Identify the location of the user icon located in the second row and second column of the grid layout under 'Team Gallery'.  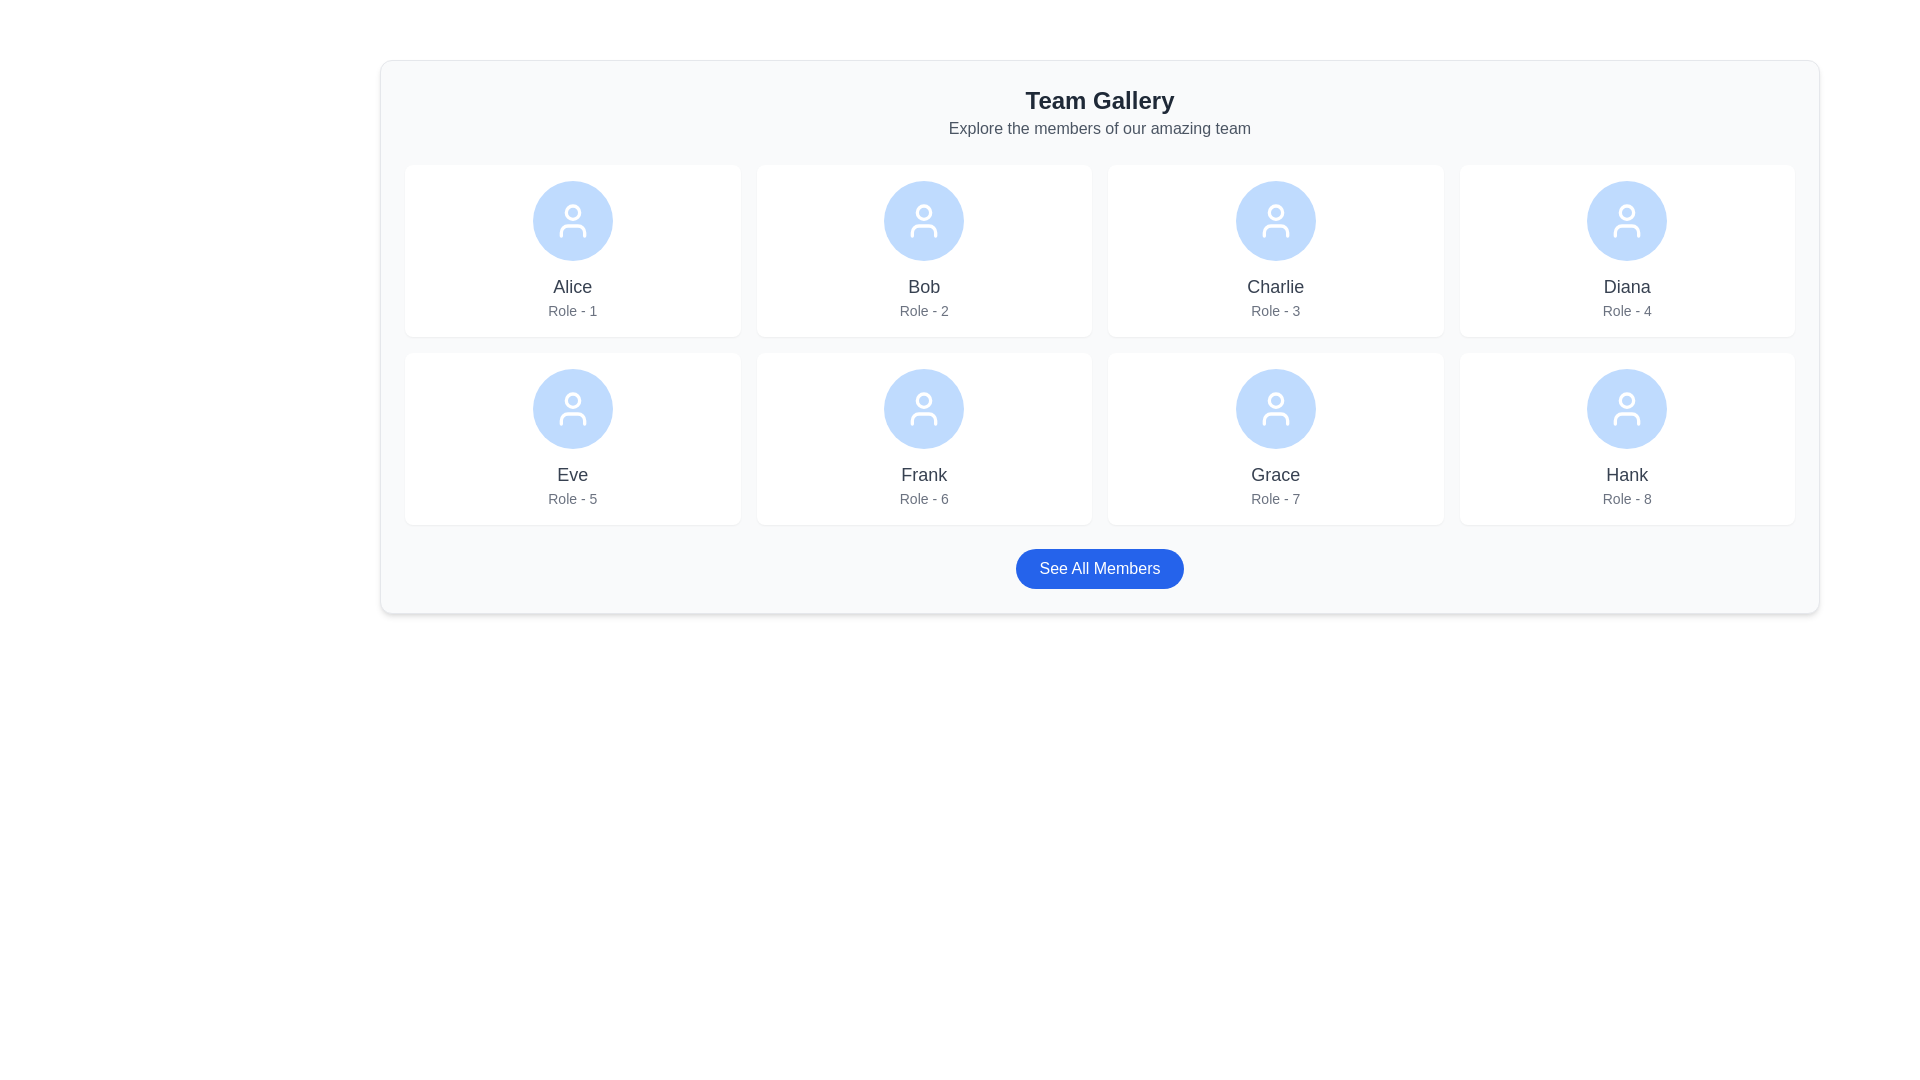
(1274, 407).